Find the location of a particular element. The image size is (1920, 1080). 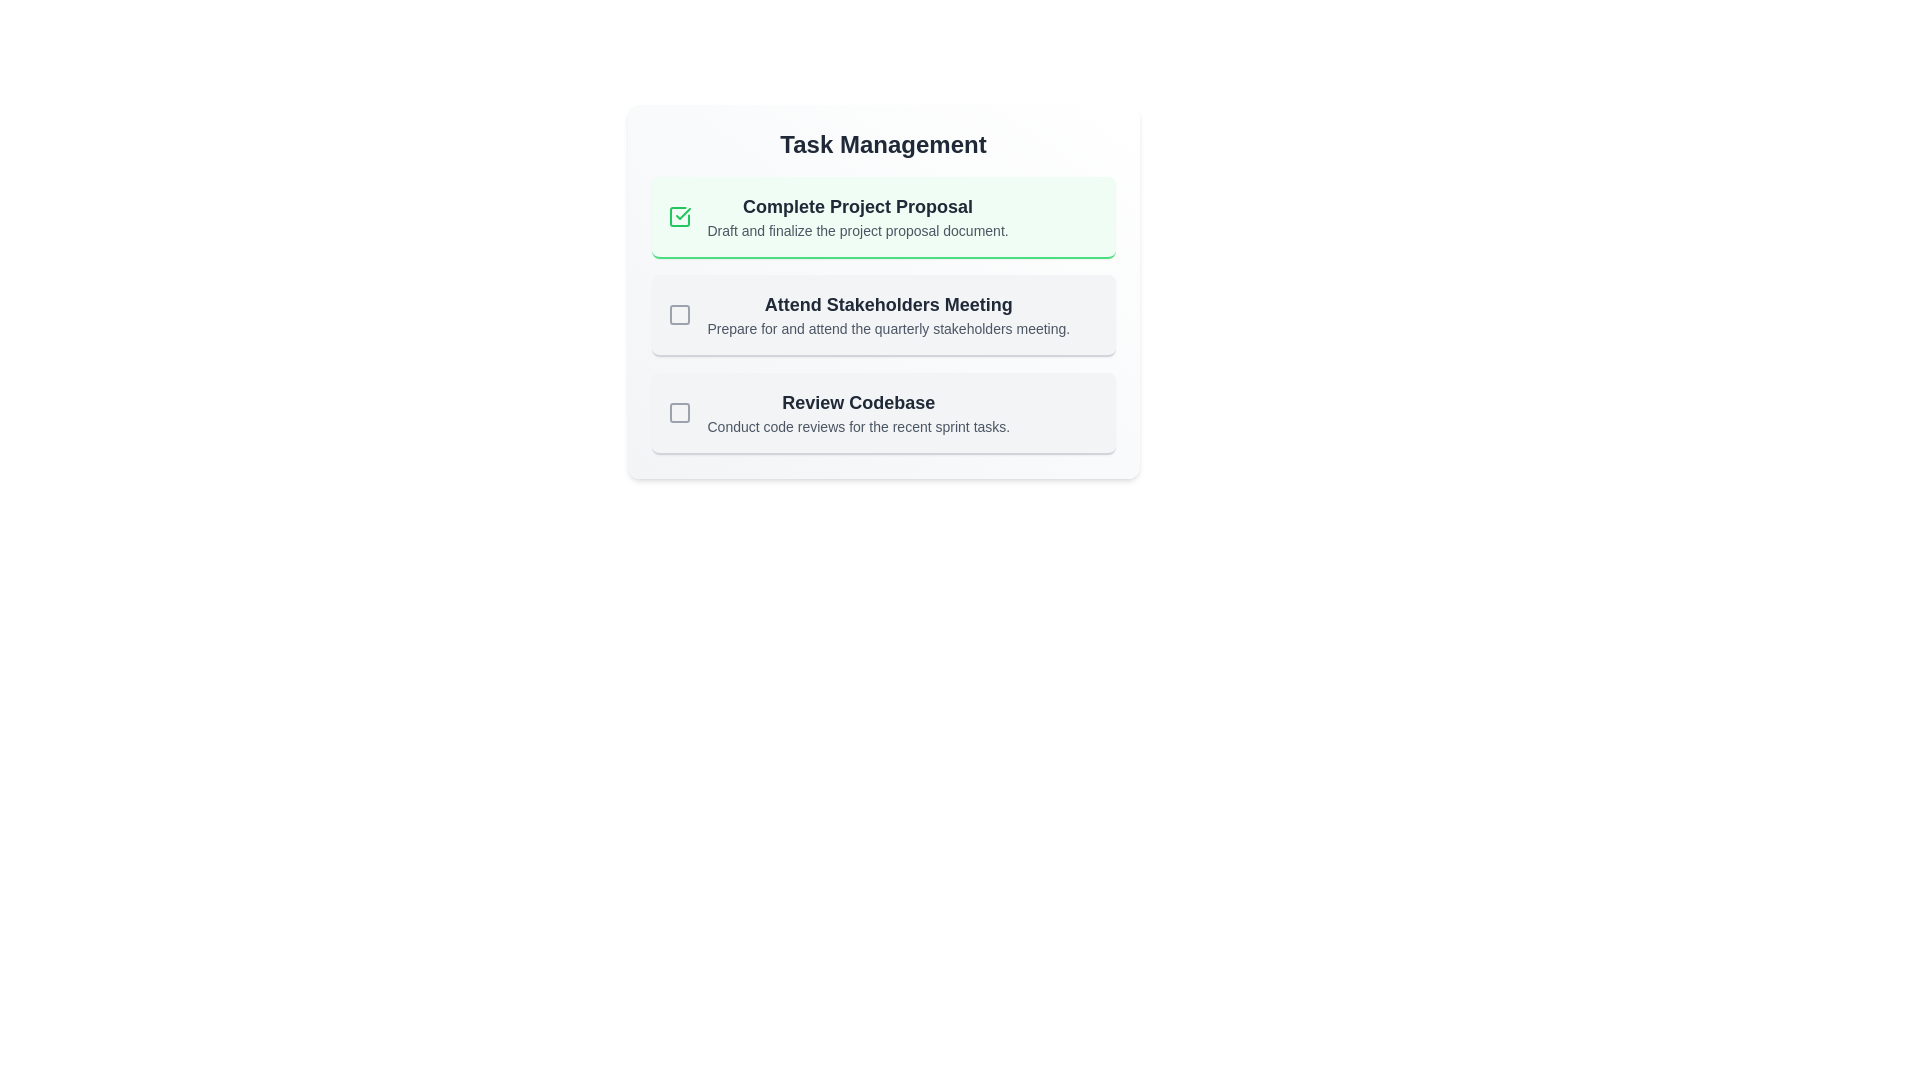

the static text description reading 'Conduct code reviews for the recent sprint tasks.' which is located beneath the header 'Review Codebase' in the task list under 'Task Management' is located at coordinates (858, 426).